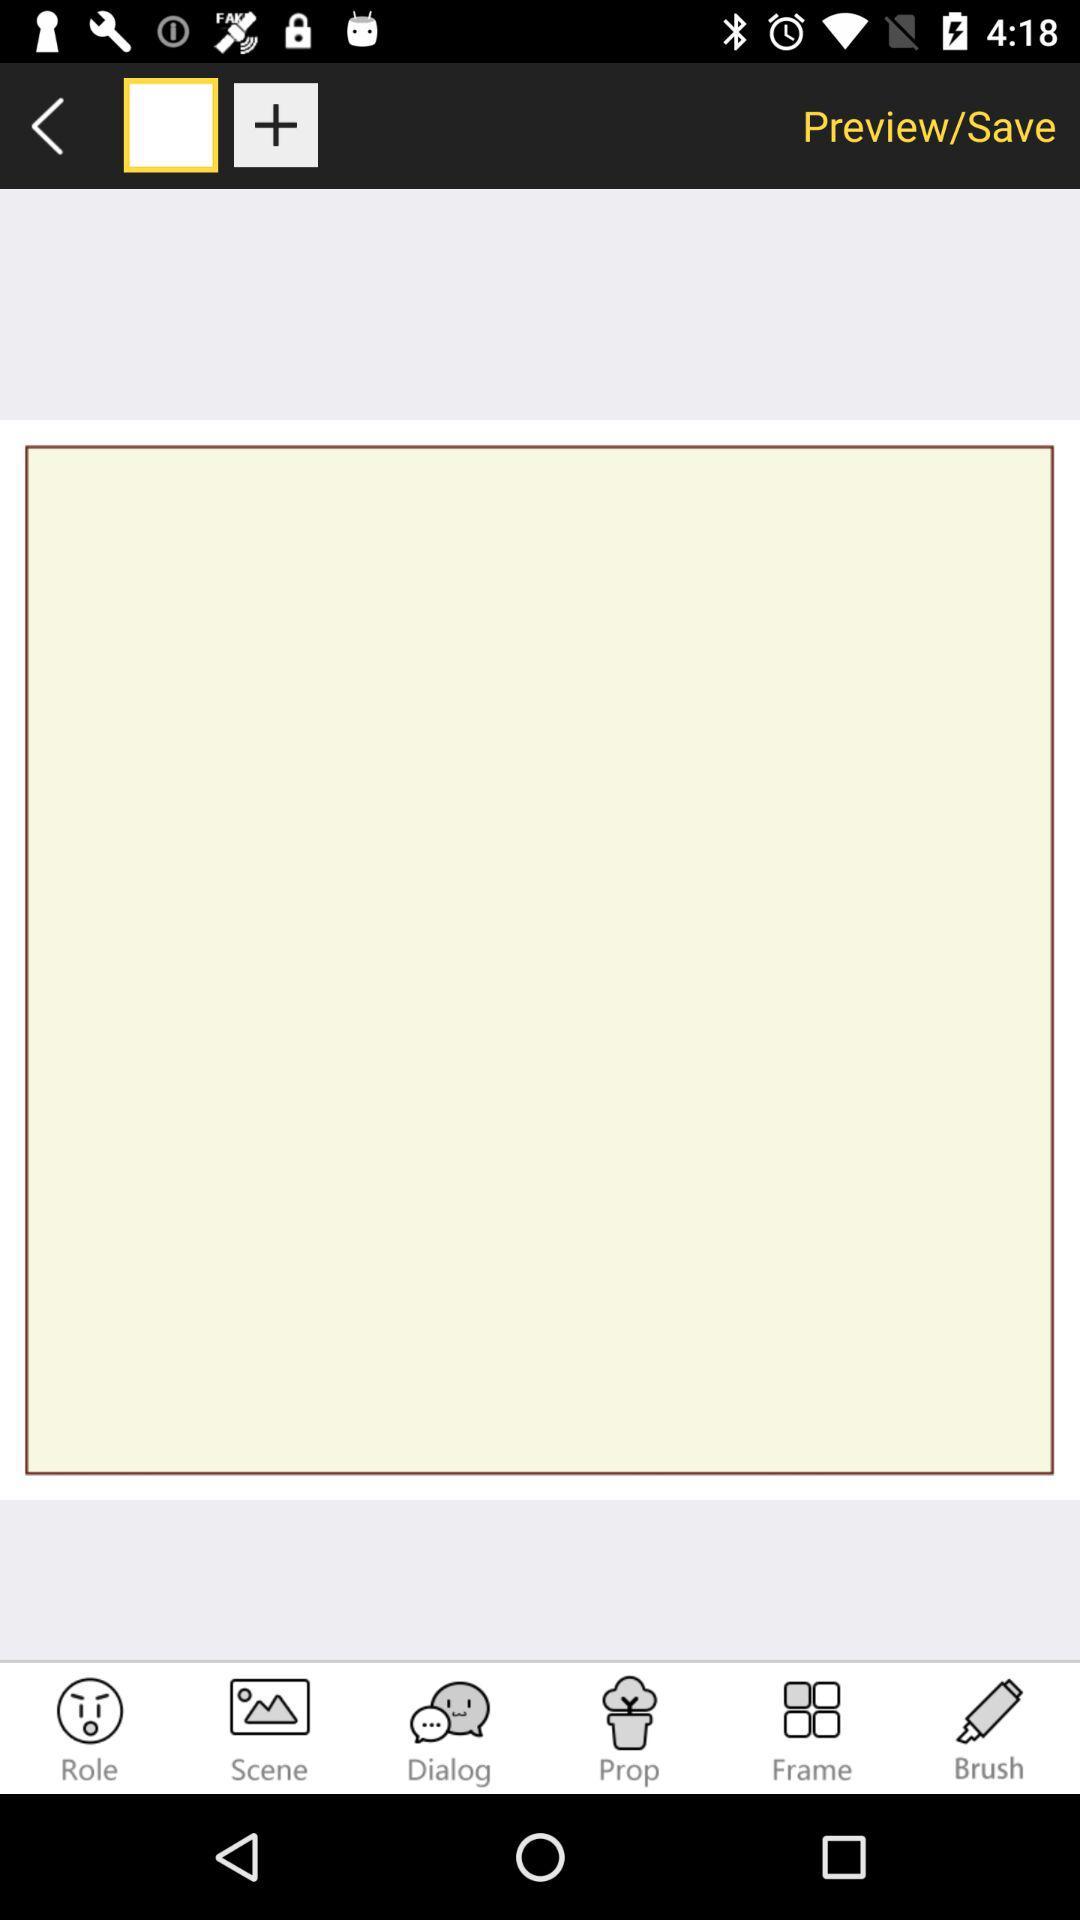 This screenshot has height=1920, width=1080. I want to click on the edit icon, so click(990, 1730).